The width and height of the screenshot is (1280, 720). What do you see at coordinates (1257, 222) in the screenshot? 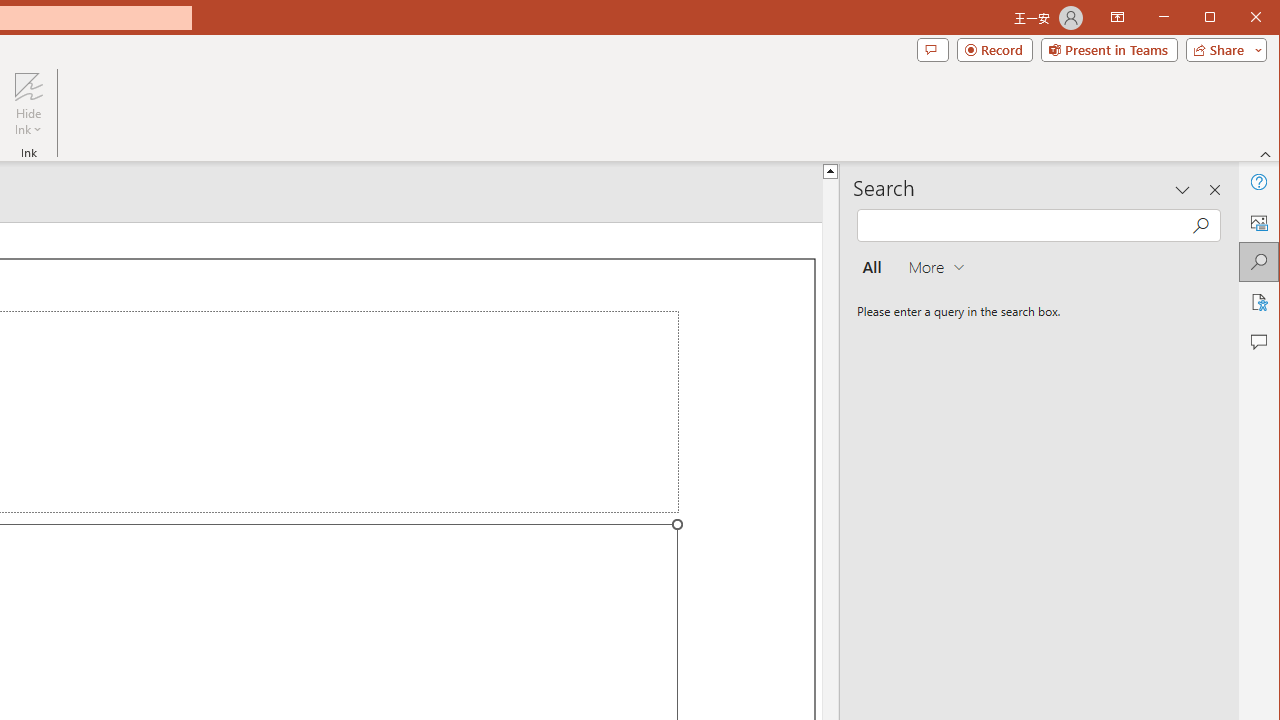
I see `'Alt Text'` at bounding box center [1257, 222].